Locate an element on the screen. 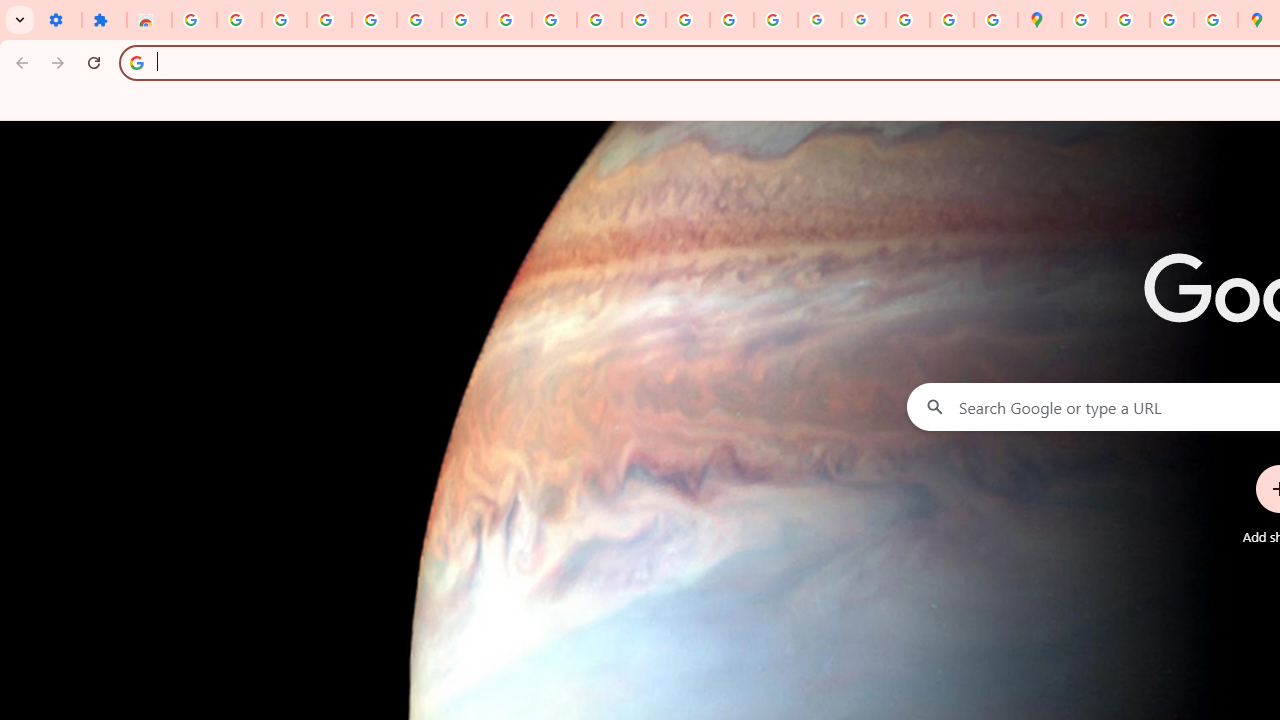 This screenshot has height=720, width=1280. 'Safety in Our Products - Google Safety Center' is located at coordinates (1215, 20).